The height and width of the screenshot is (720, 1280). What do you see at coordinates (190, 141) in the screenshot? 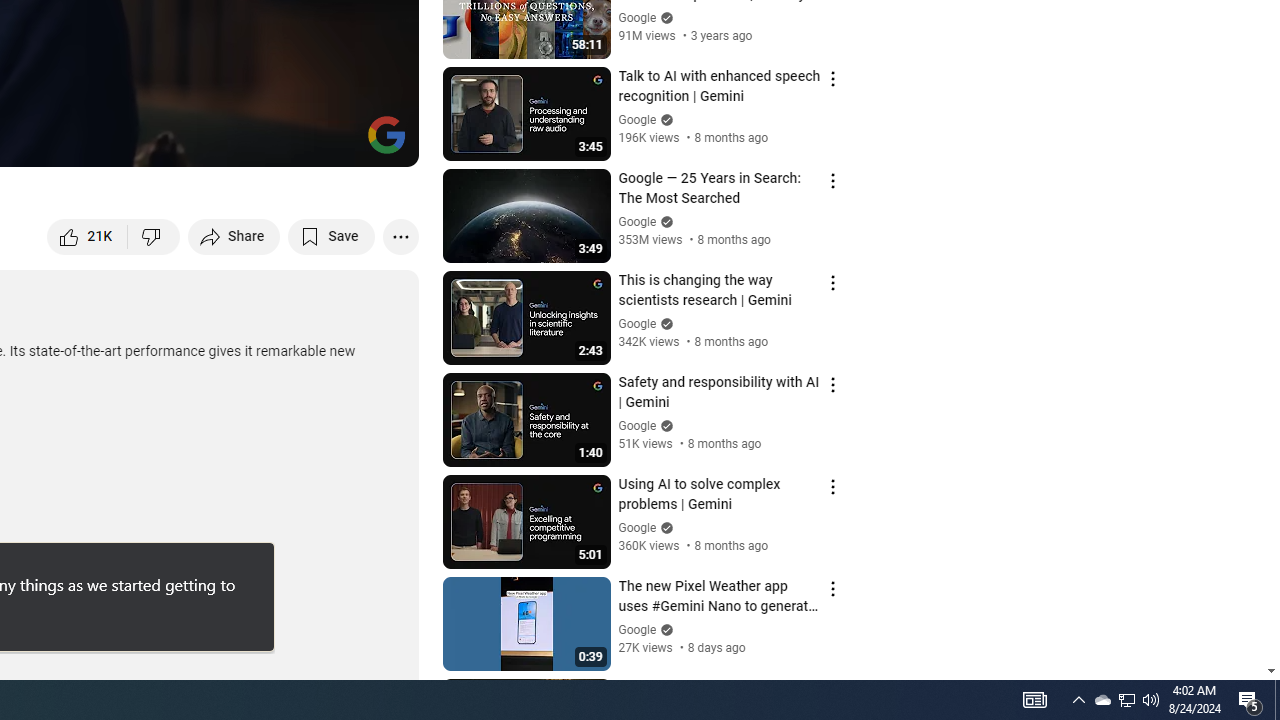
I see `'Subtitles/closed captions unavailable'` at bounding box center [190, 141].